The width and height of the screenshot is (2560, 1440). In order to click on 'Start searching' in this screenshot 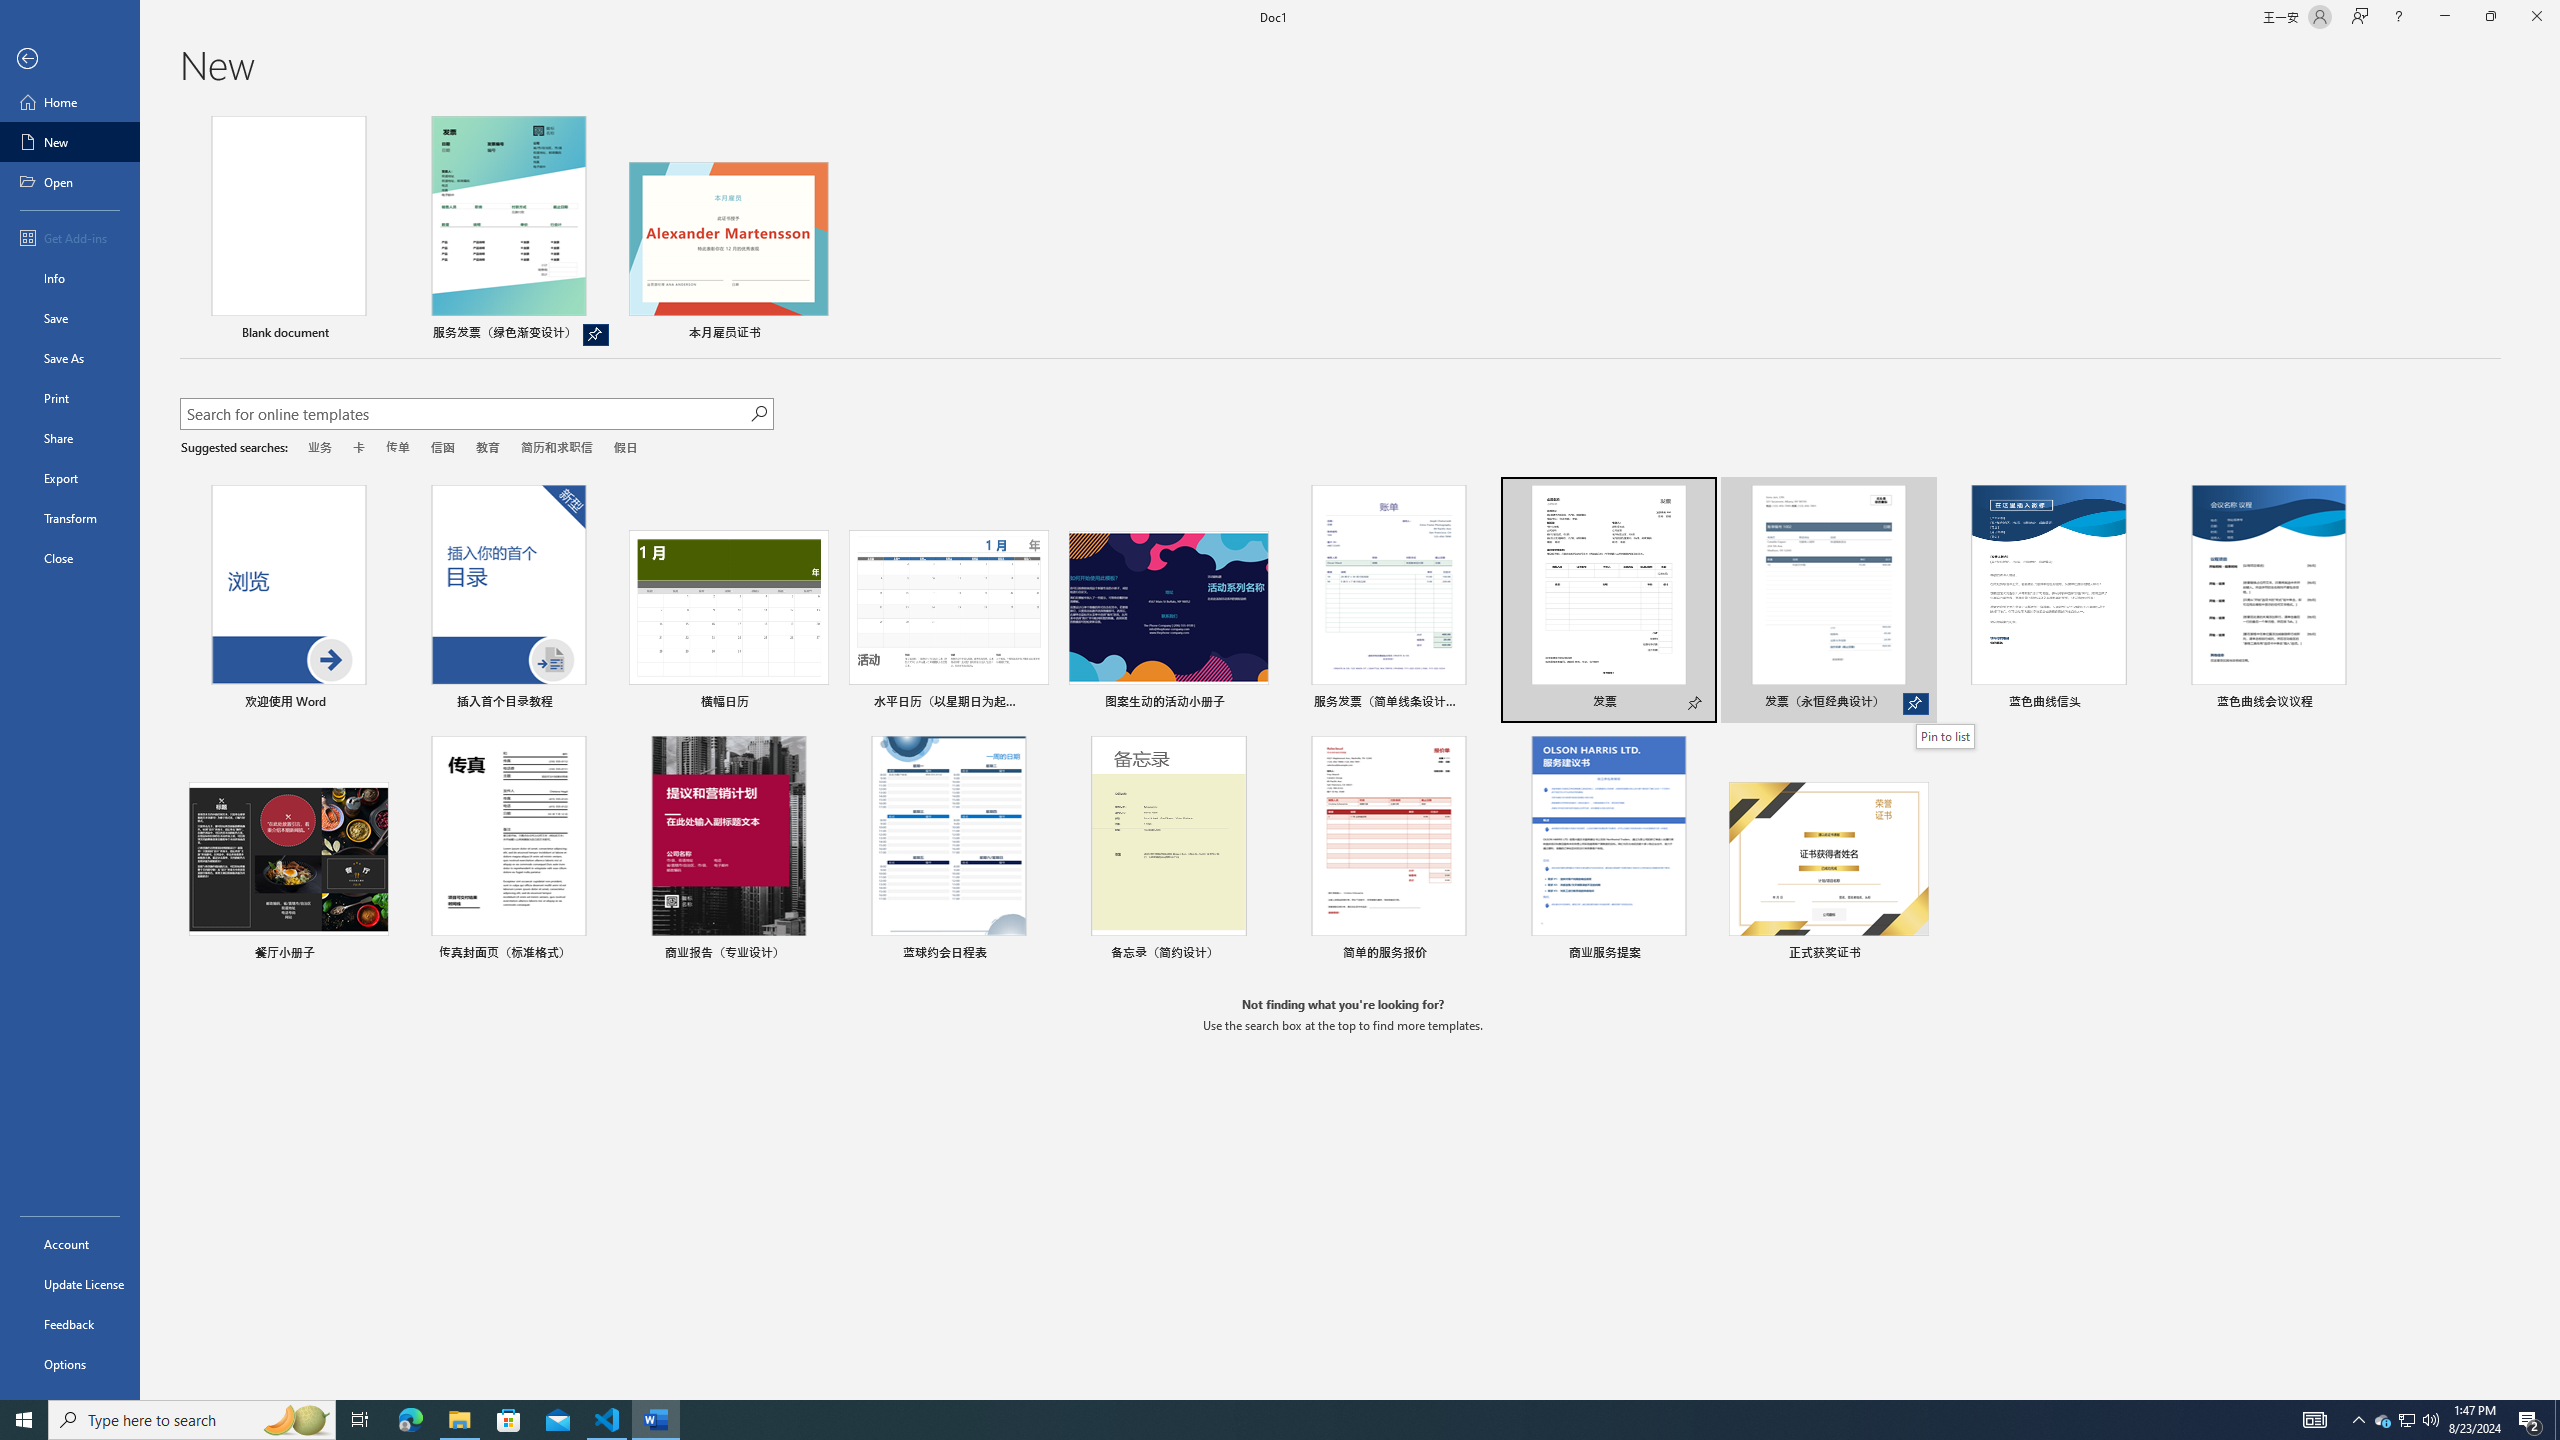, I will do `click(758, 413)`.